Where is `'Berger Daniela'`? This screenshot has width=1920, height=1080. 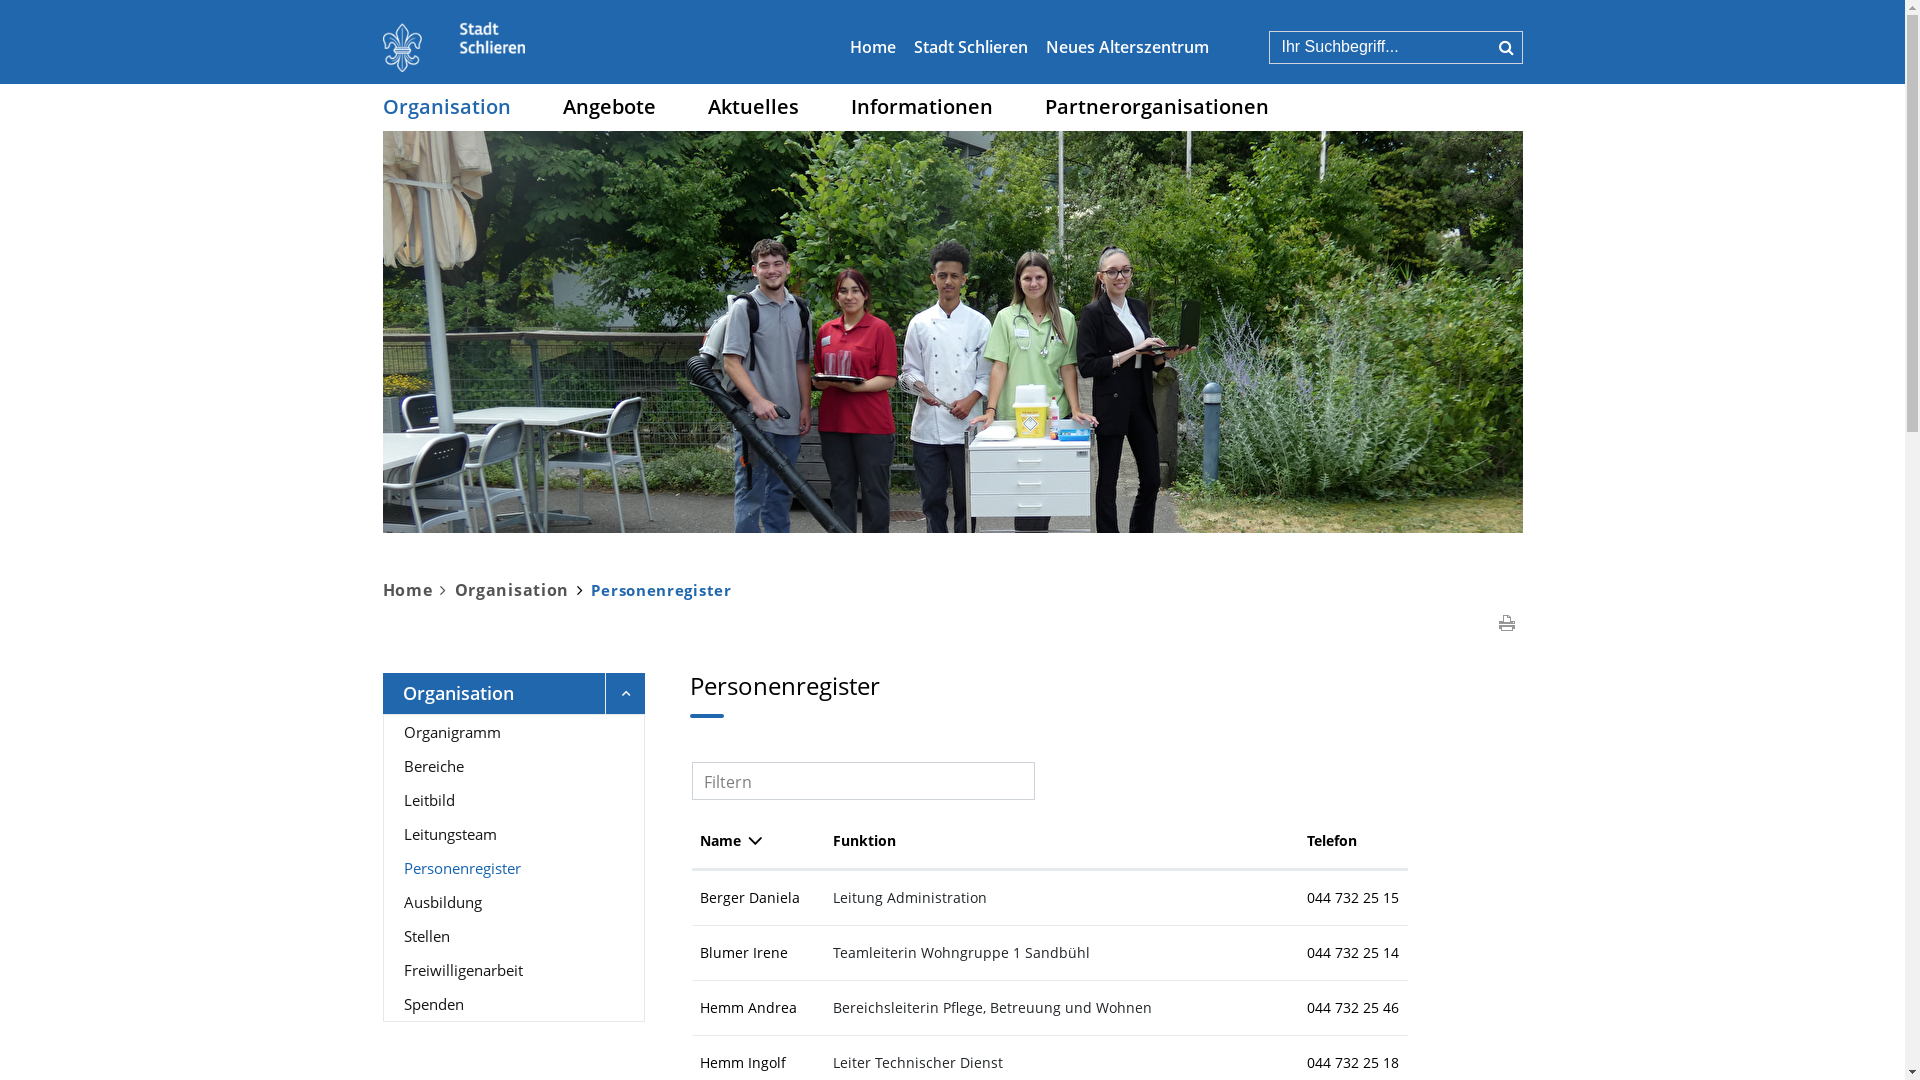
'Berger Daniela' is located at coordinates (700, 896).